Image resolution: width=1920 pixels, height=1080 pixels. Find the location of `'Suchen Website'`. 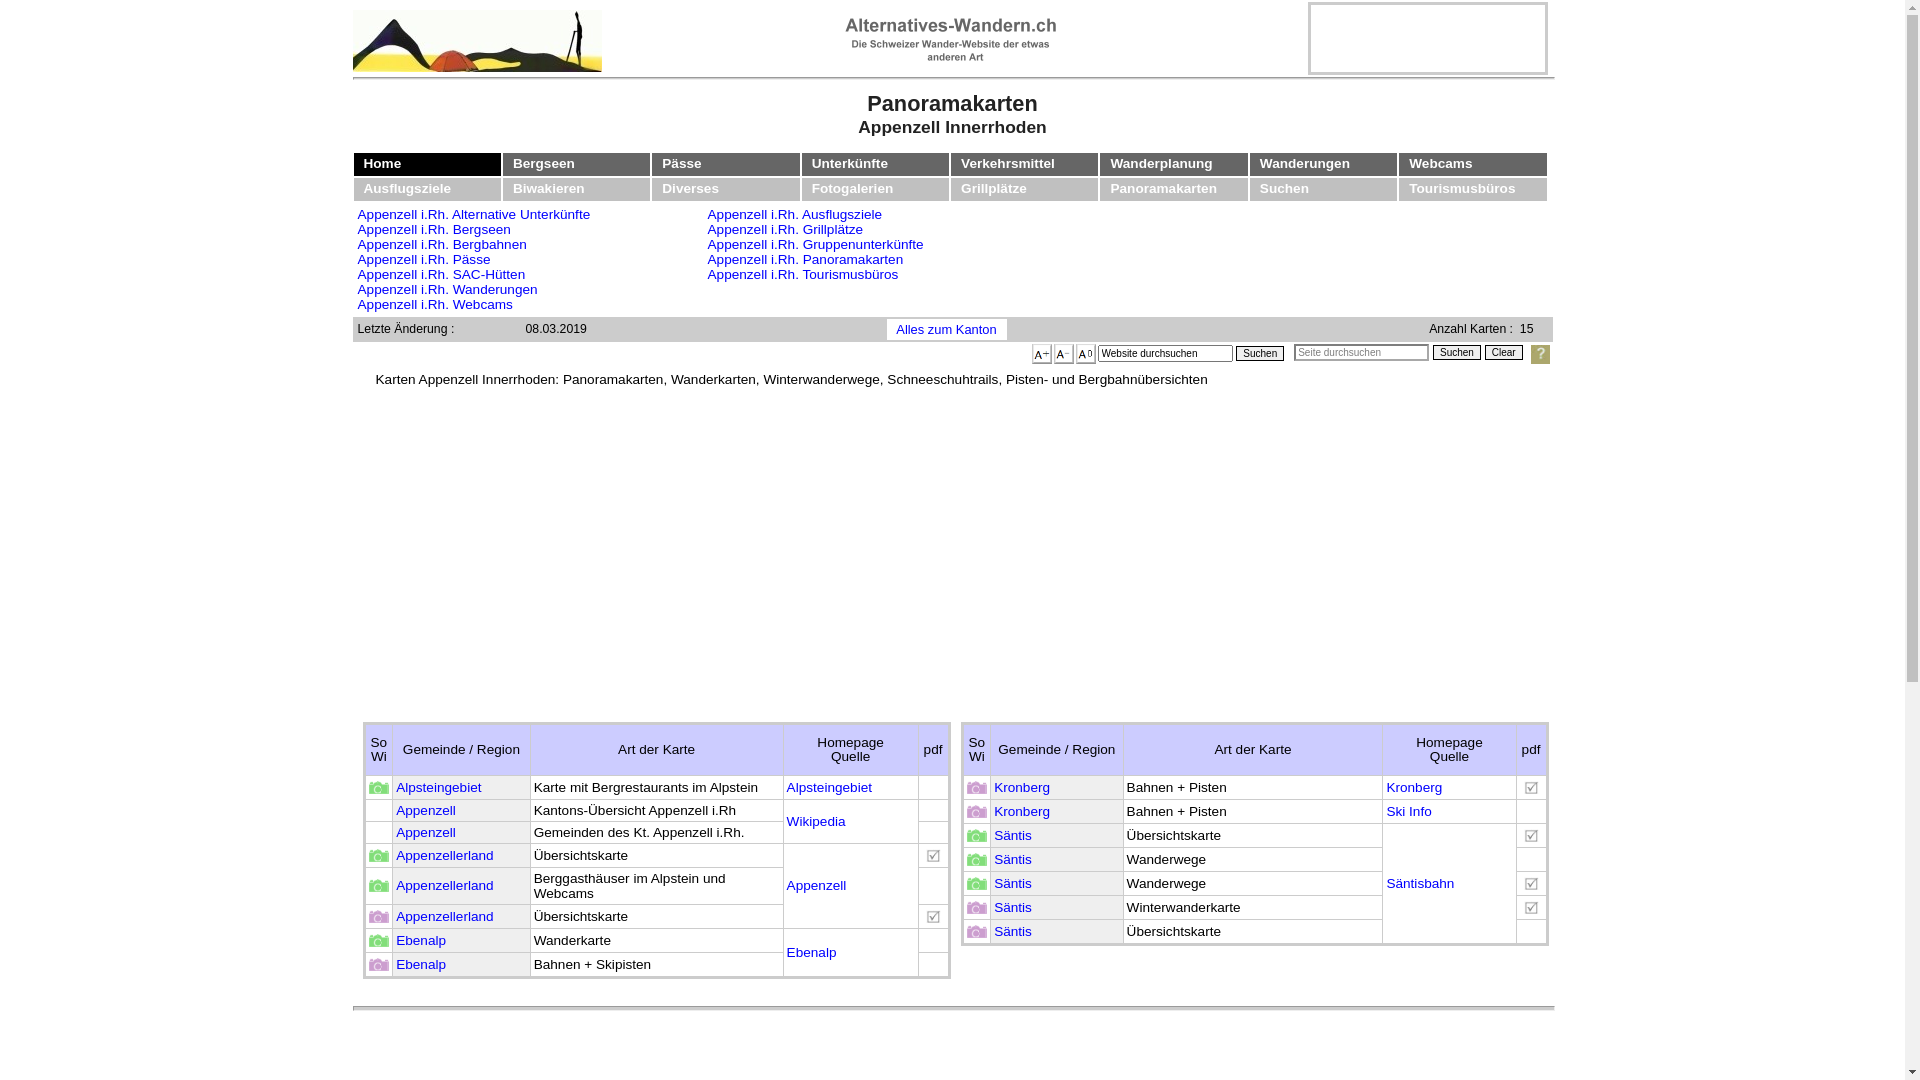

'Suchen Website' is located at coordinates (1235, 352).